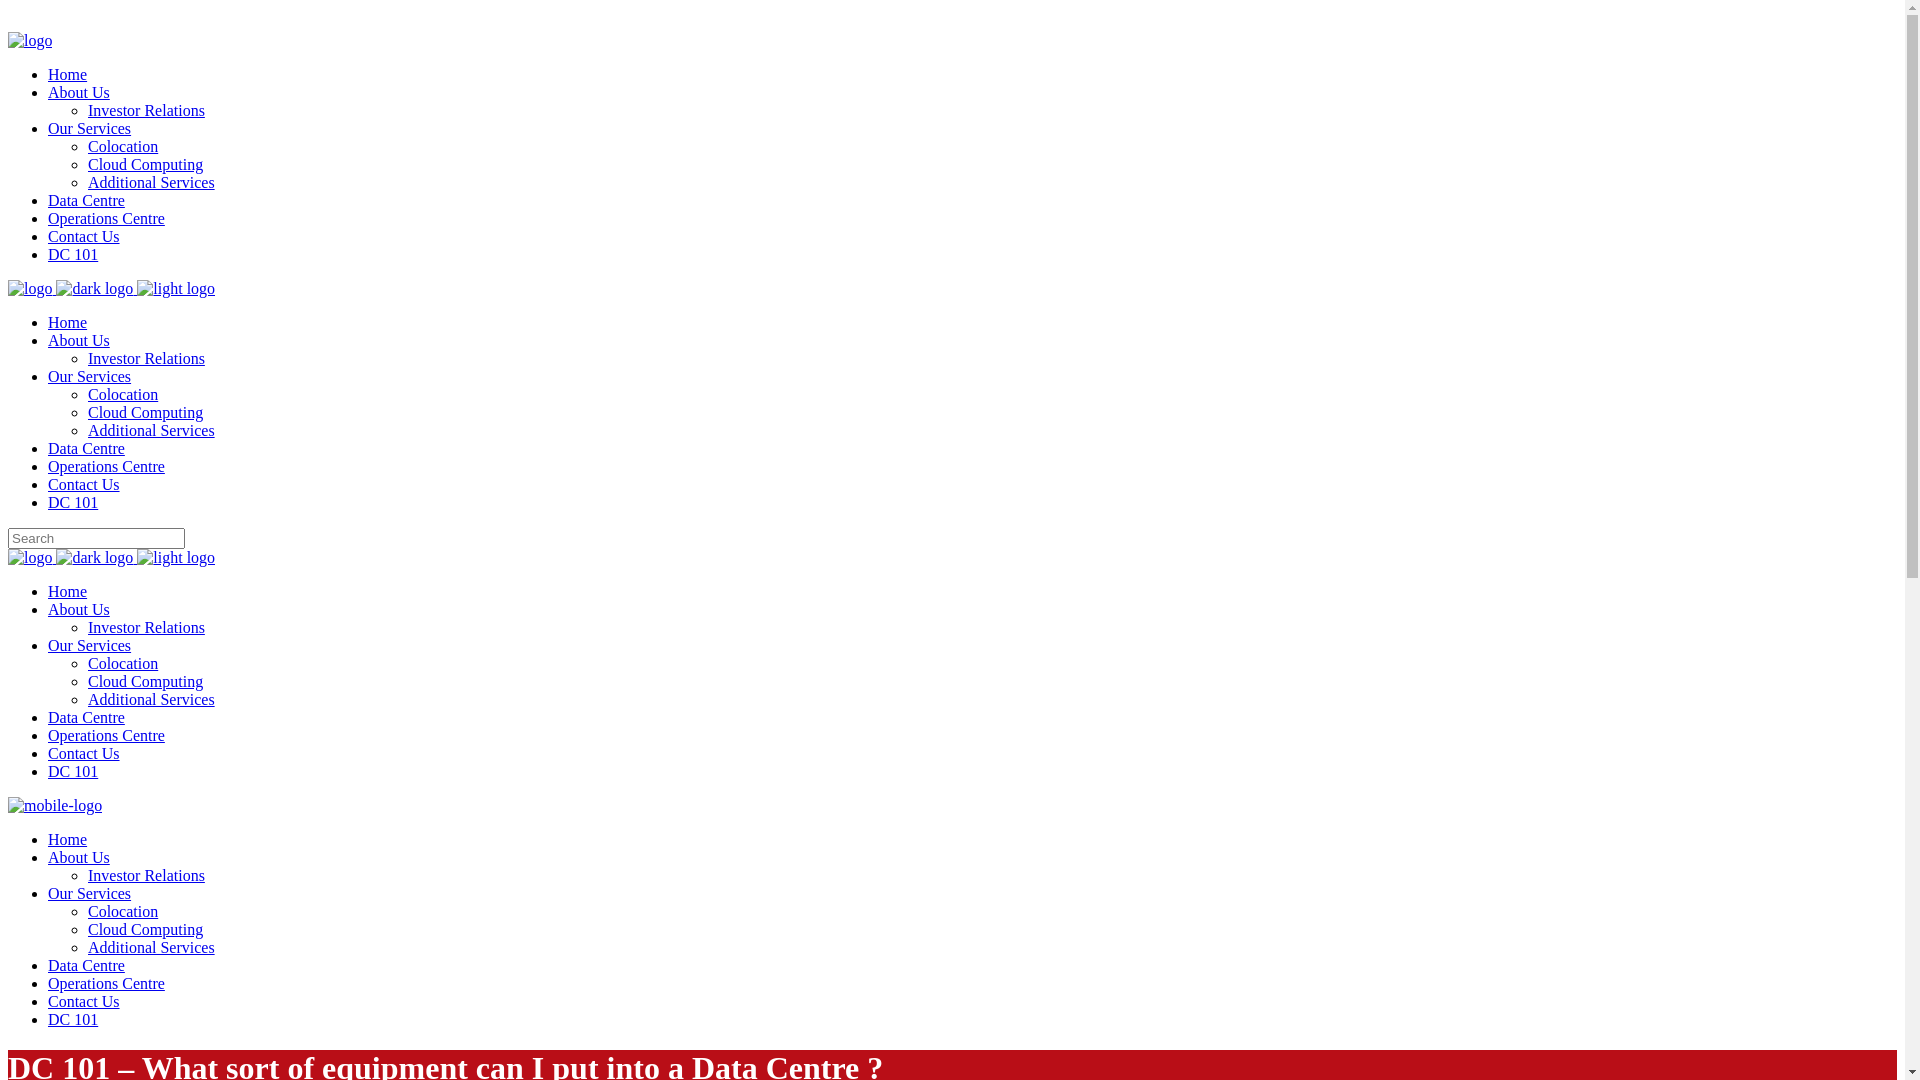 This screenshot has width=1920, height=1080. What do you see at coordinates (67, 321) in the screenshot?
I see `'Home'` at bounding box center [67, 321].